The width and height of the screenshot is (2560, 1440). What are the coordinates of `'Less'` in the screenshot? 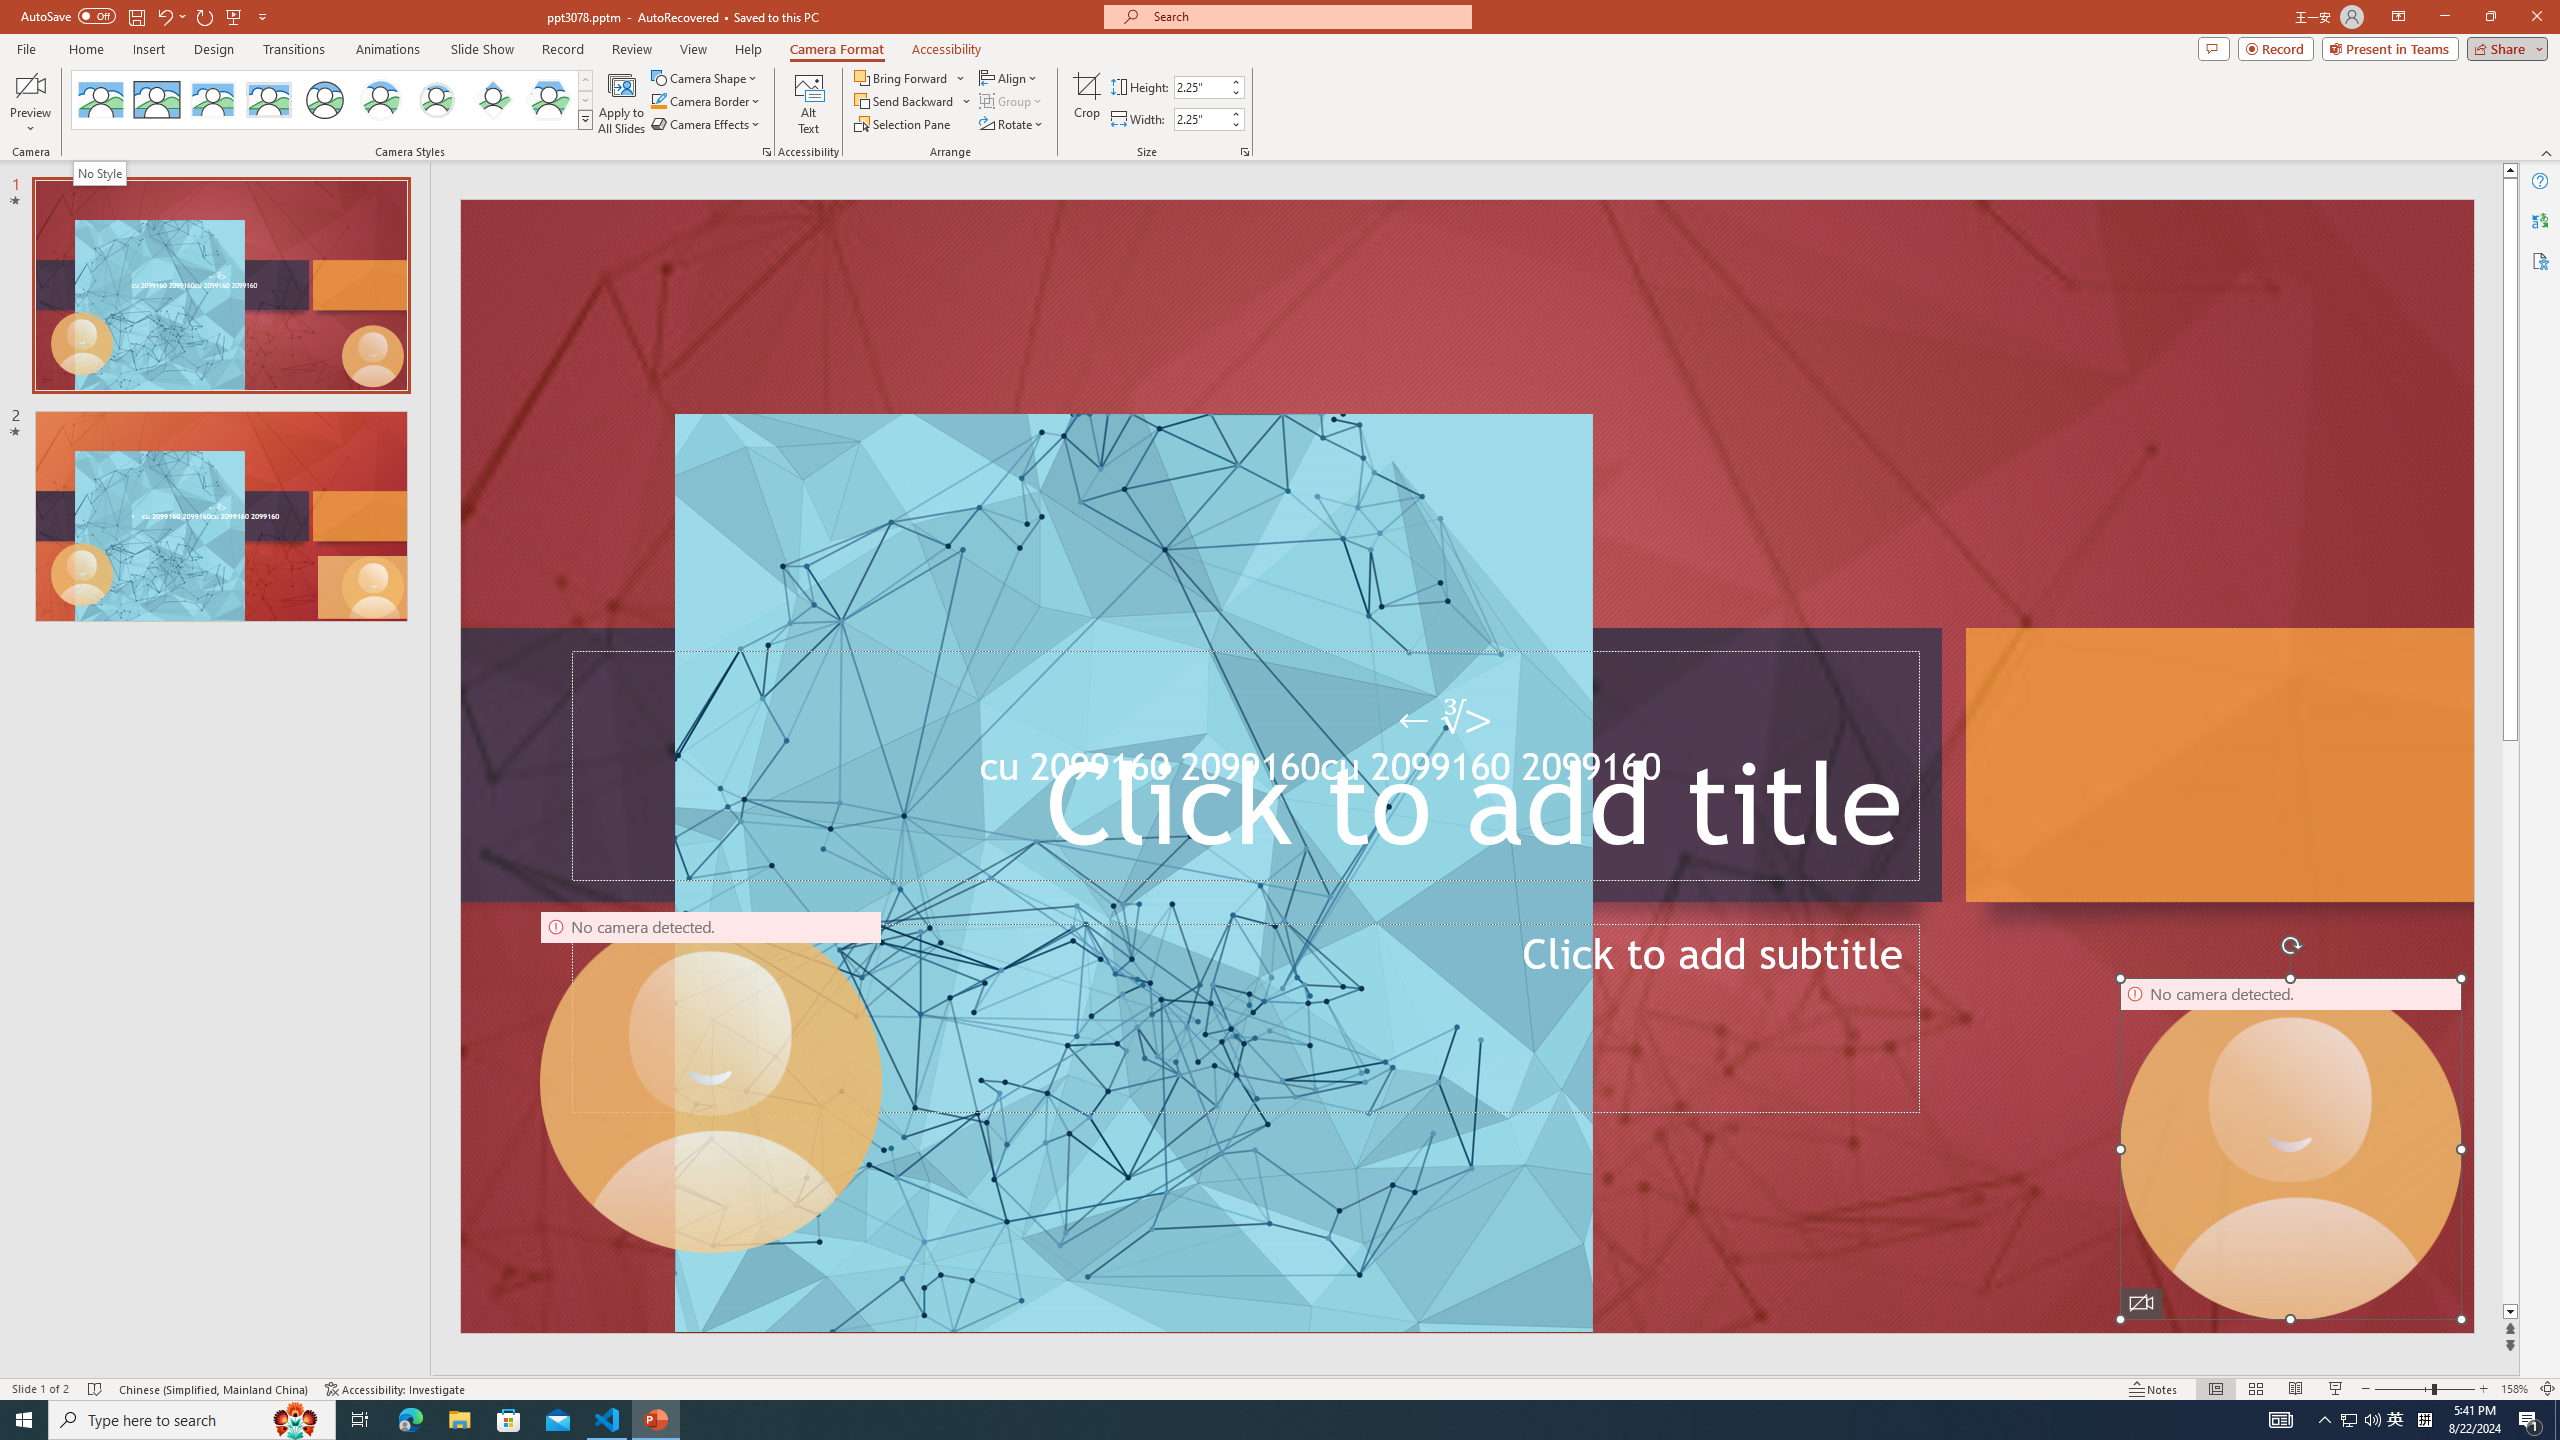 It's located at (1235, 123).